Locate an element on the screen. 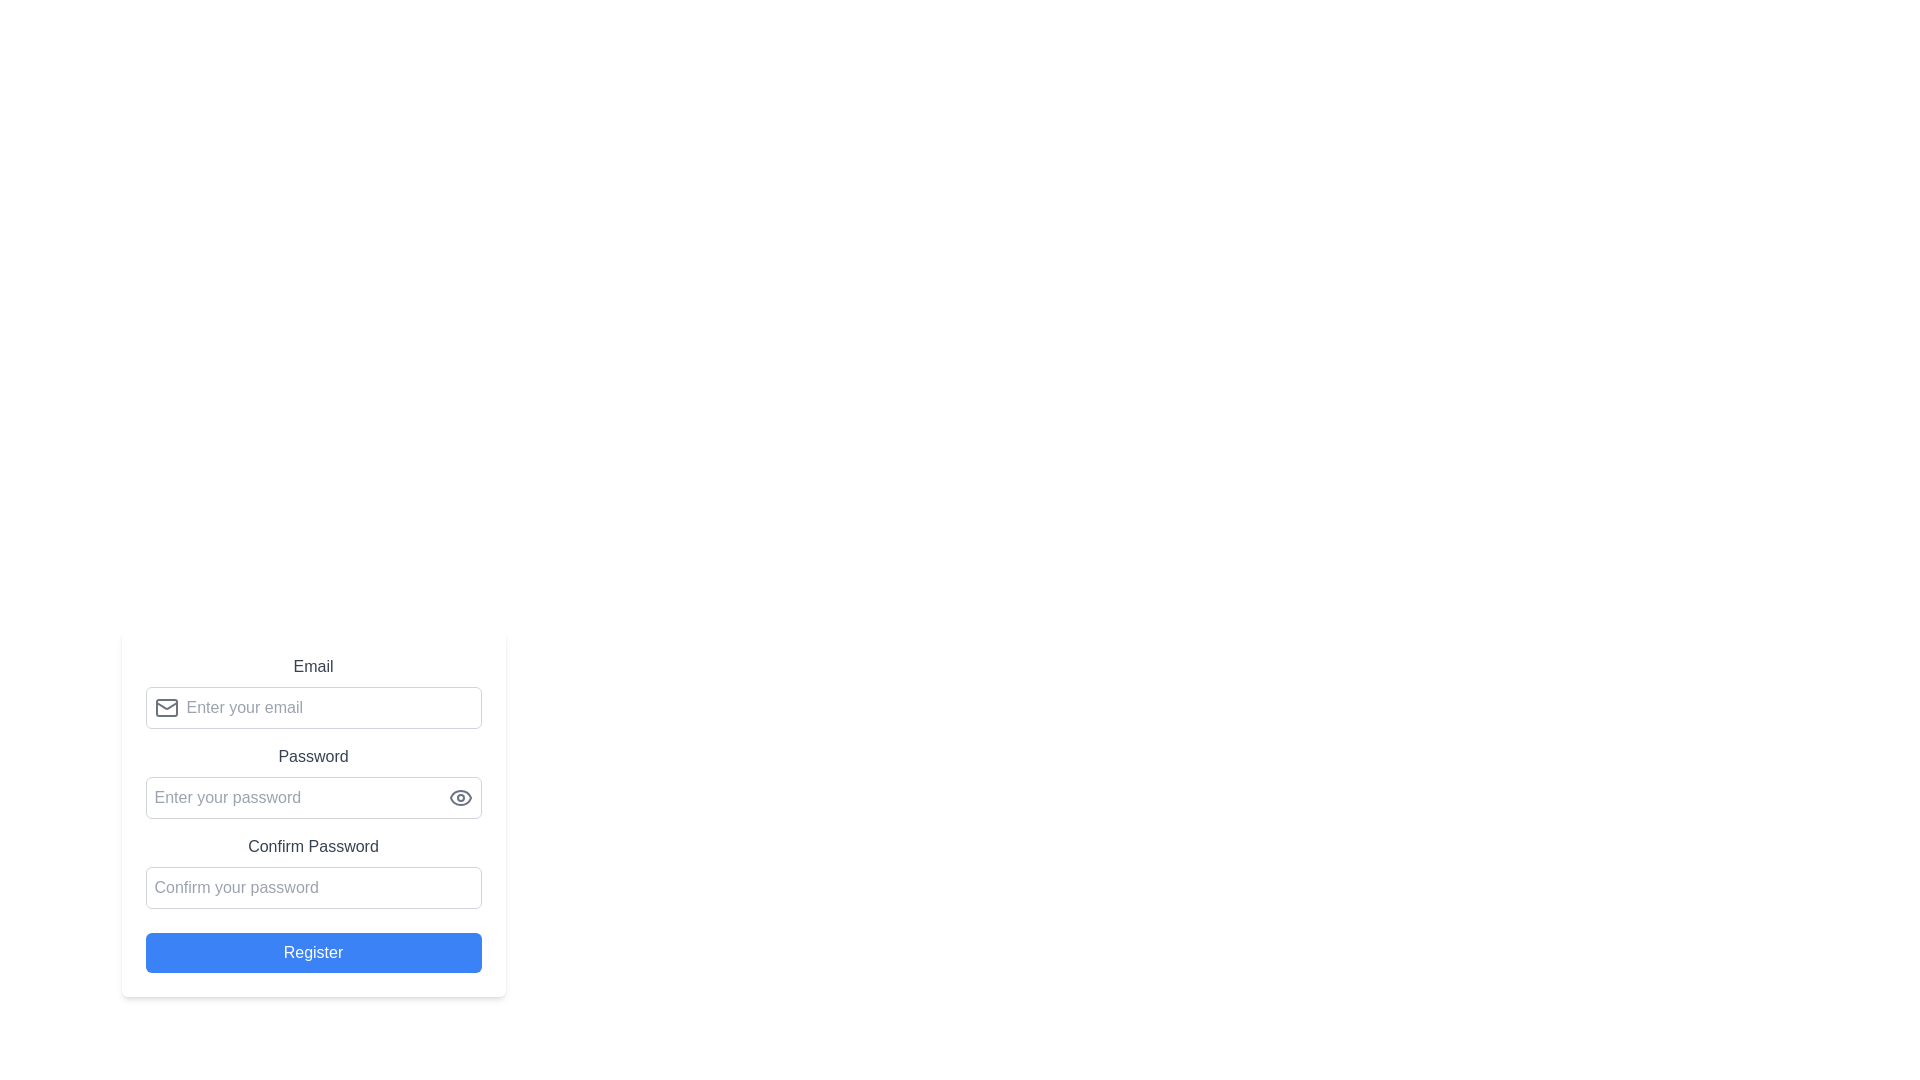  the password input field labeled 'Enter your password' to focus on it is located at coordinates (296, 797).